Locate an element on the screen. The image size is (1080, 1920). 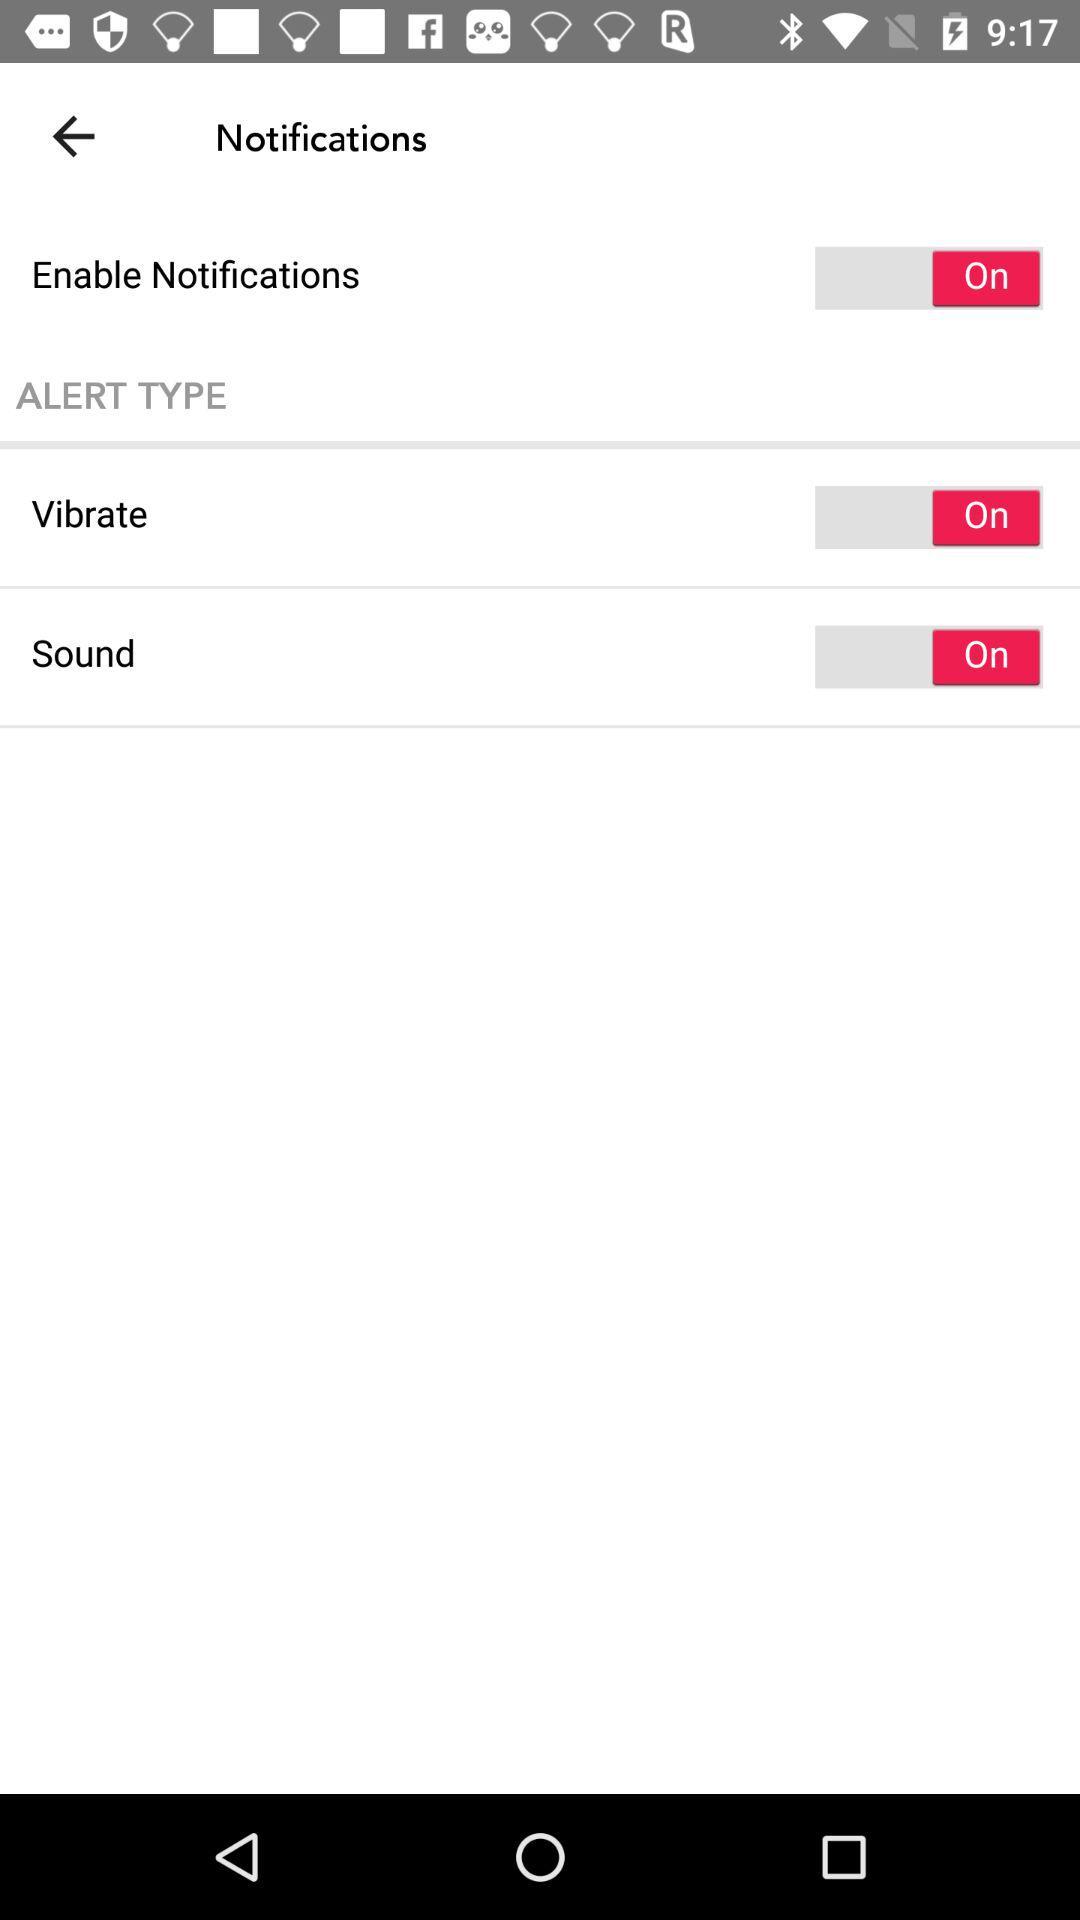
the icon above enable notifications is located at coordinates (72, 135).